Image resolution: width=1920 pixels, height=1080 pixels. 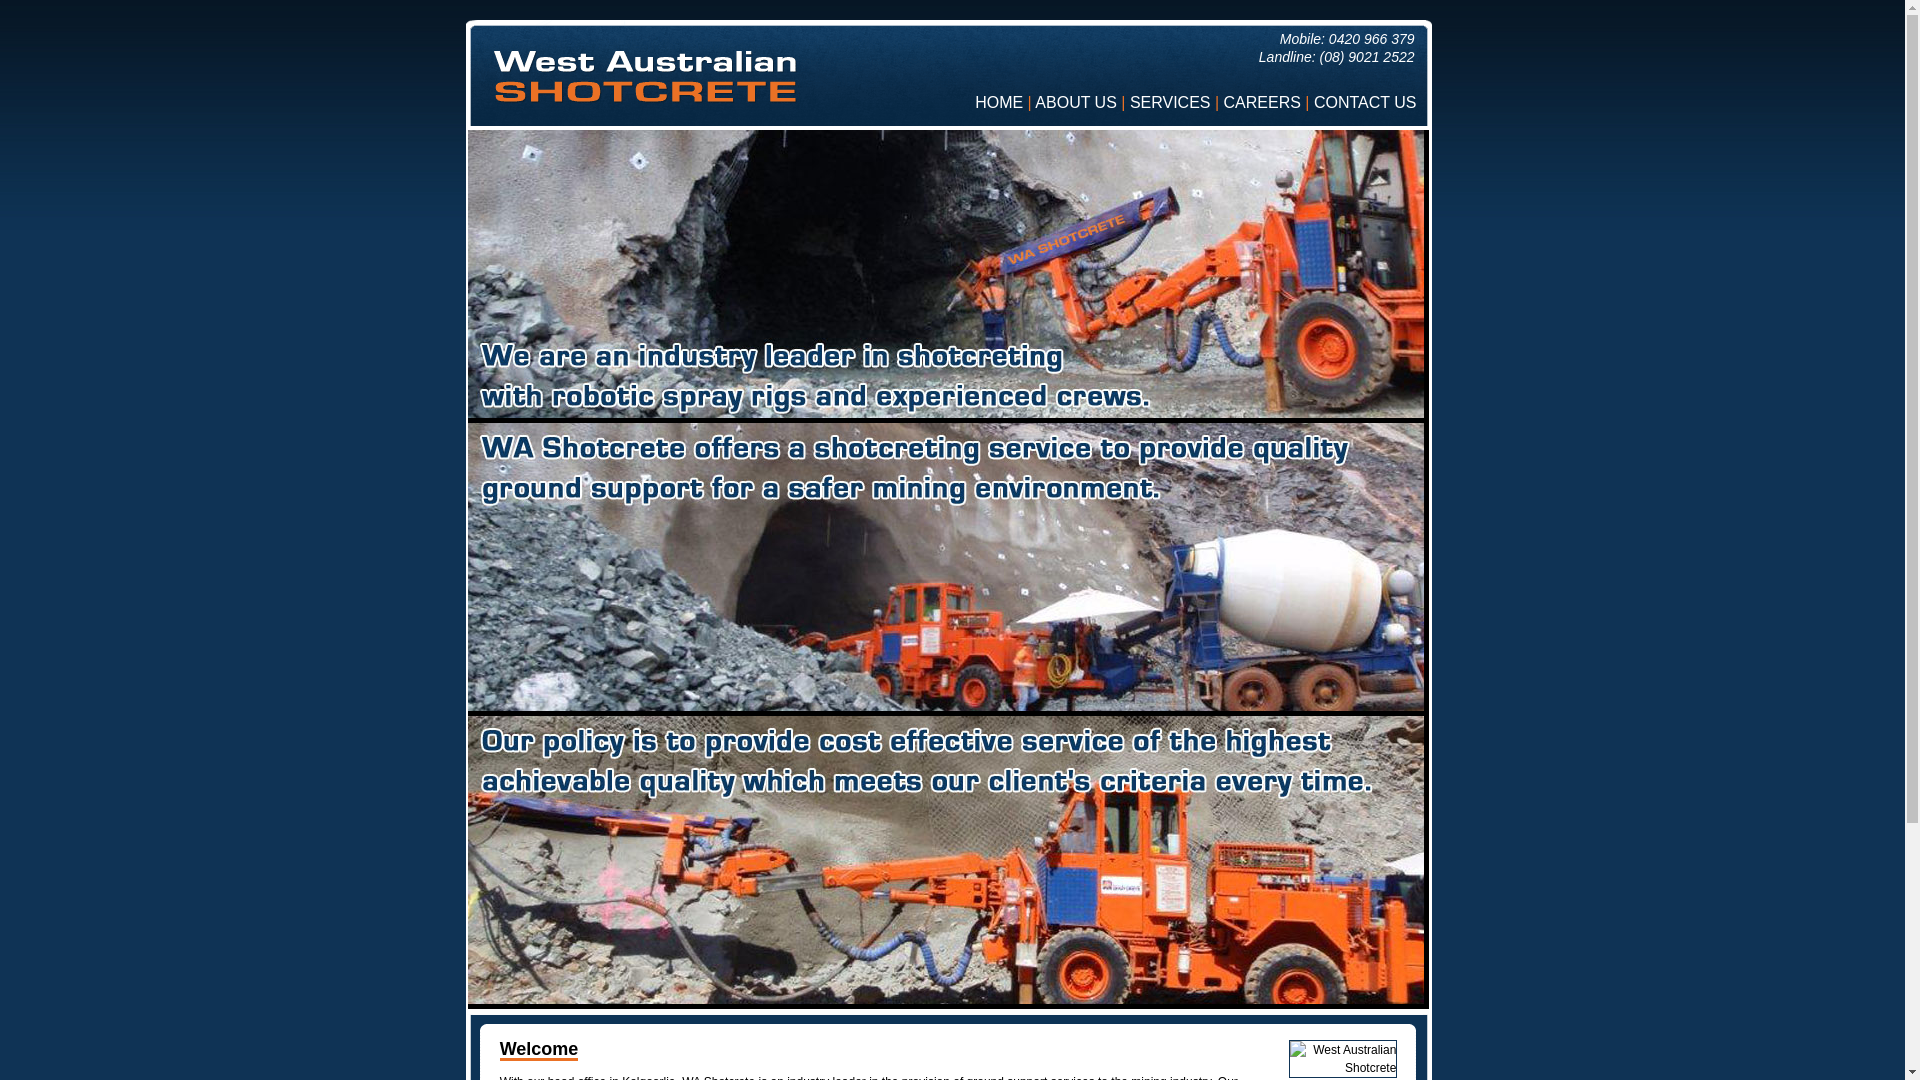 I want to click on 'HOME', so click(x=998, y=102).